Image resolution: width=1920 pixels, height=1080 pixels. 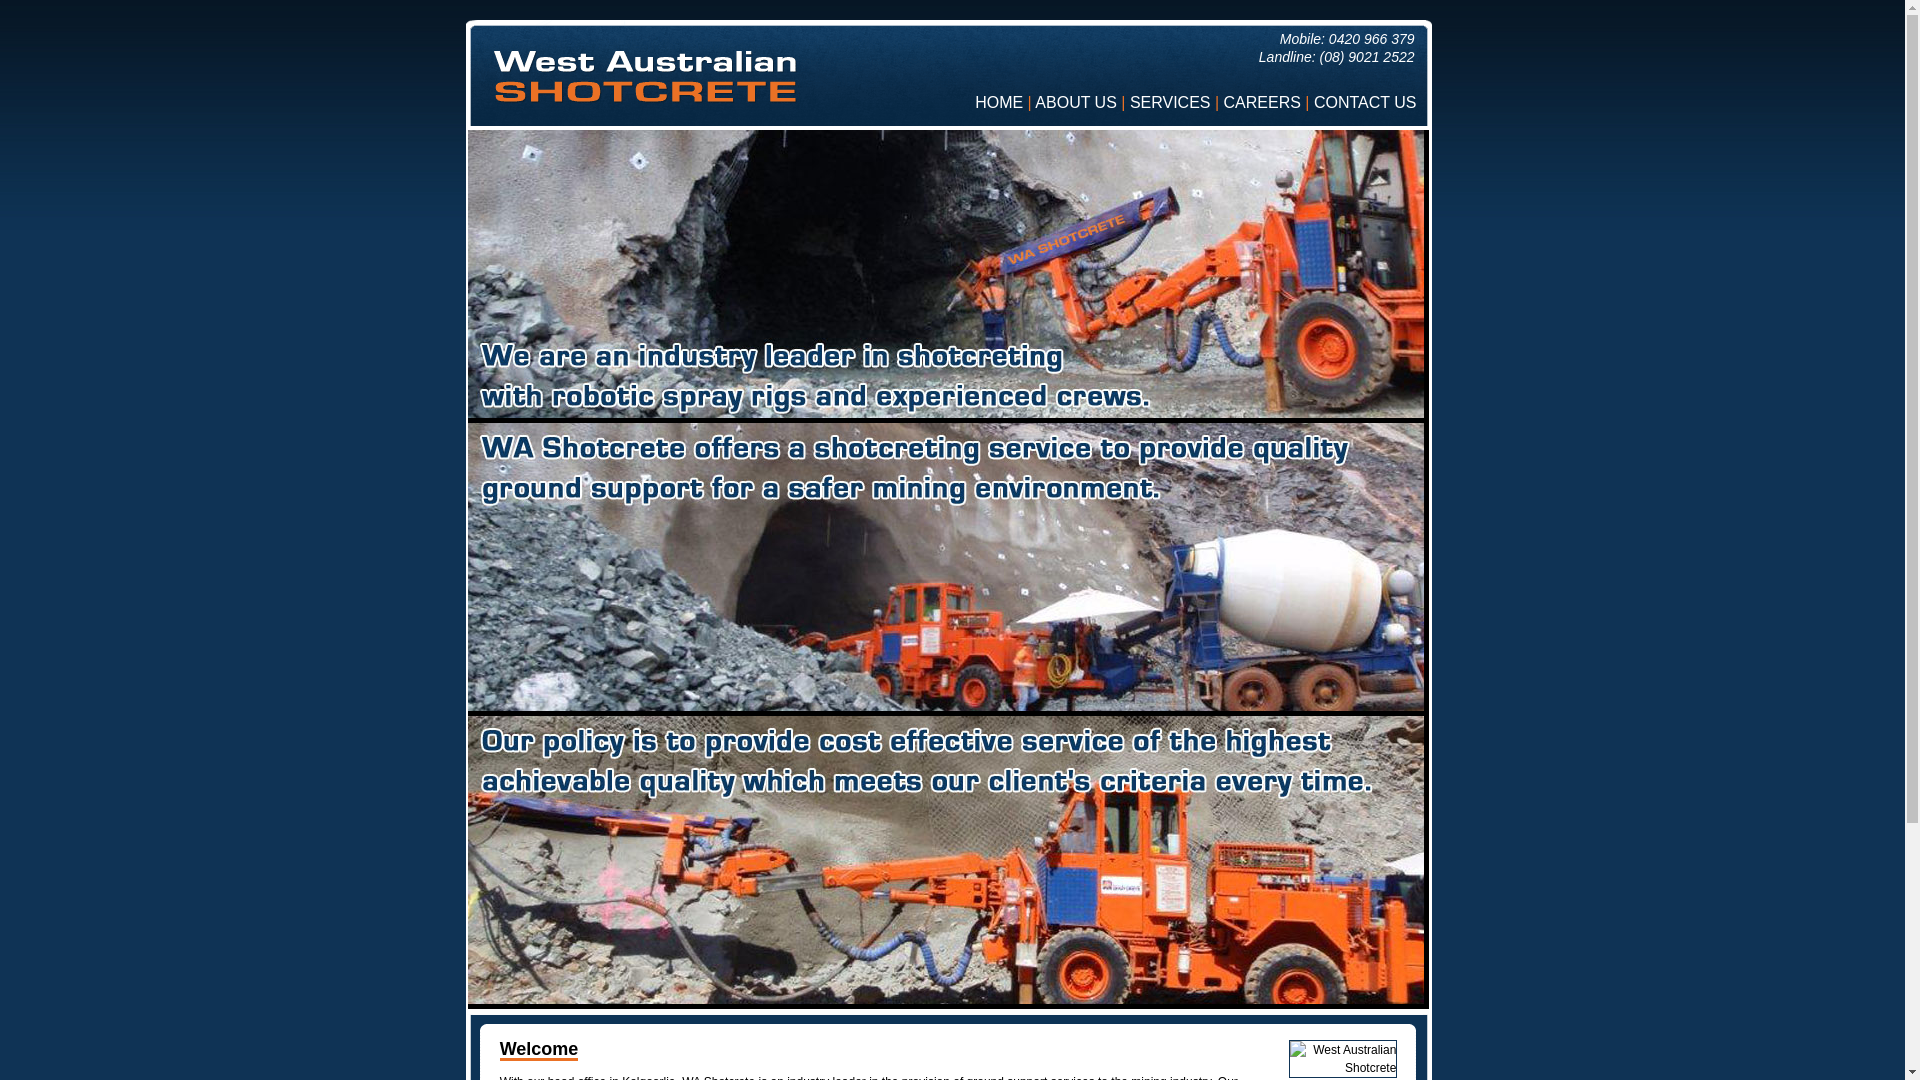 I want to click on 'HOME', so click(x=998, y=102).